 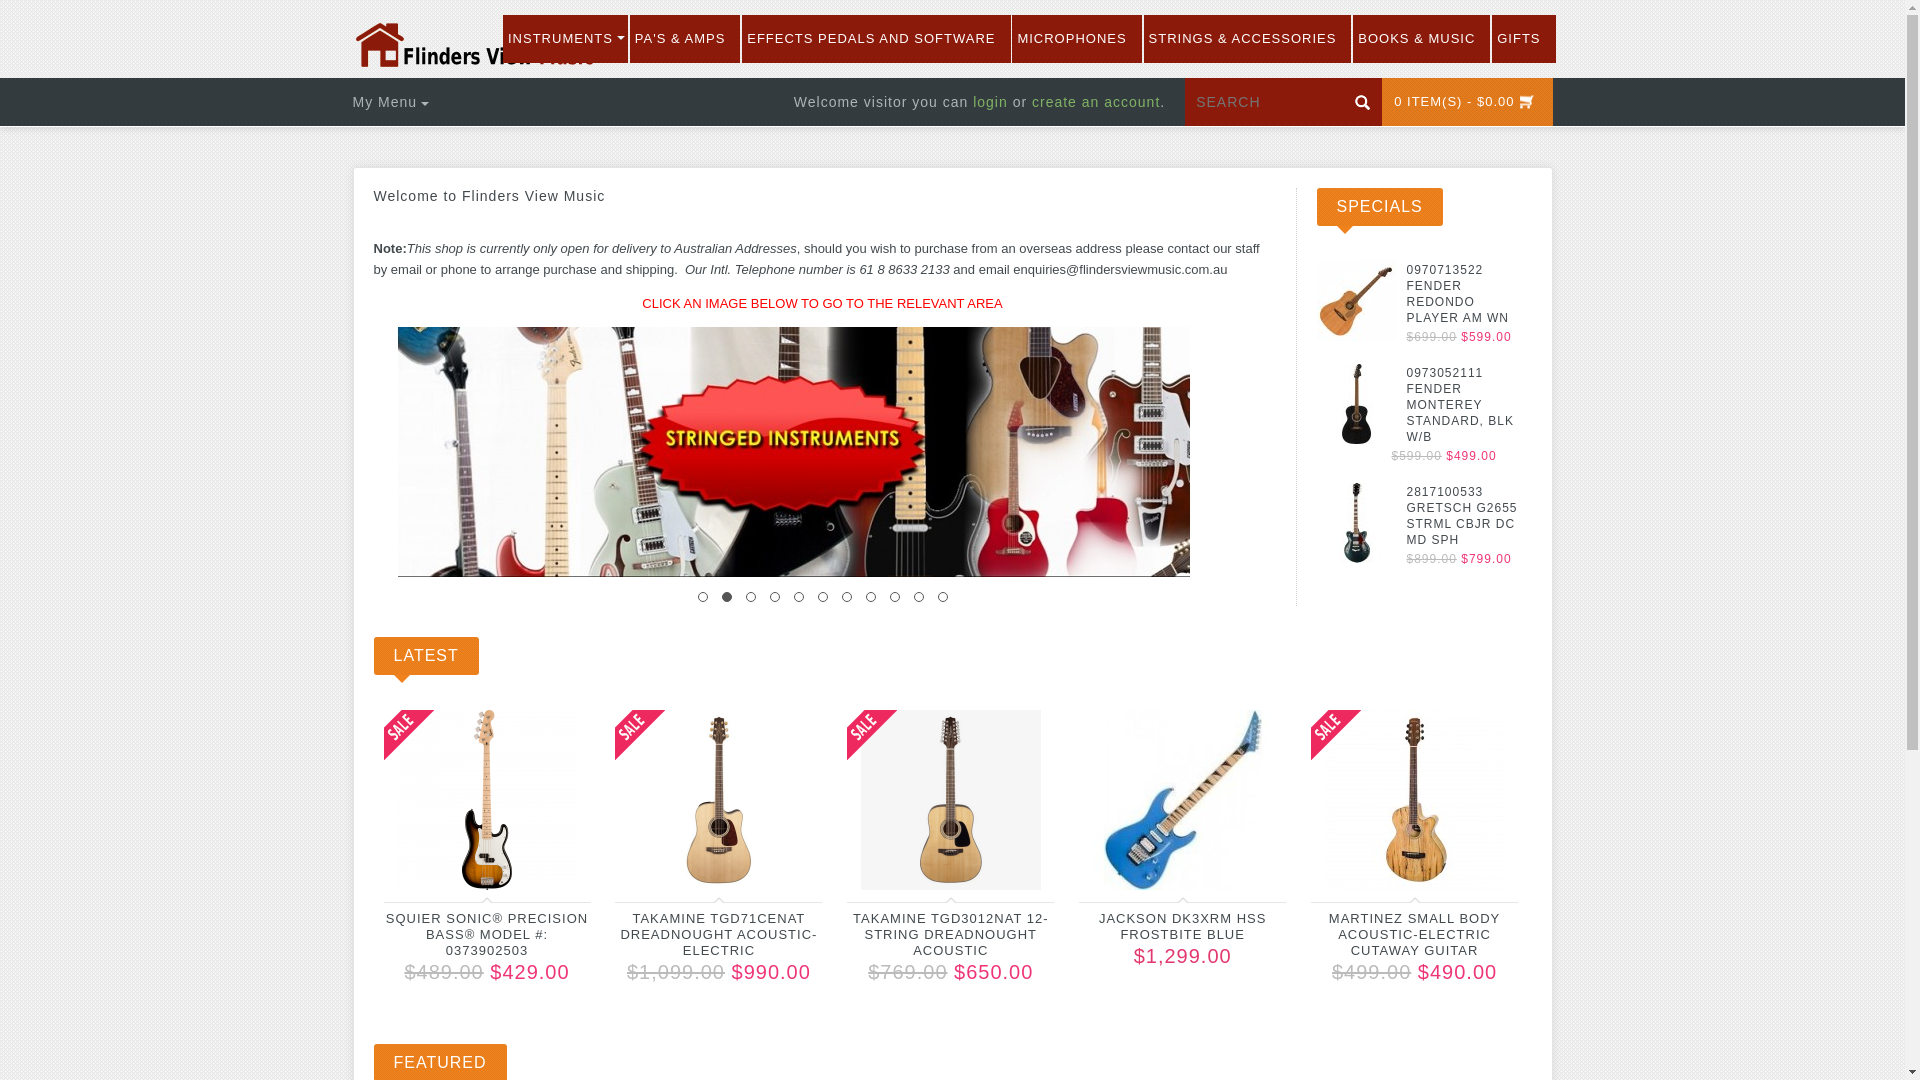 I want to click on '2817100533 GRETSCH G2655 STRML CBJR DC MD SPH', so click(x=1461, y=515).